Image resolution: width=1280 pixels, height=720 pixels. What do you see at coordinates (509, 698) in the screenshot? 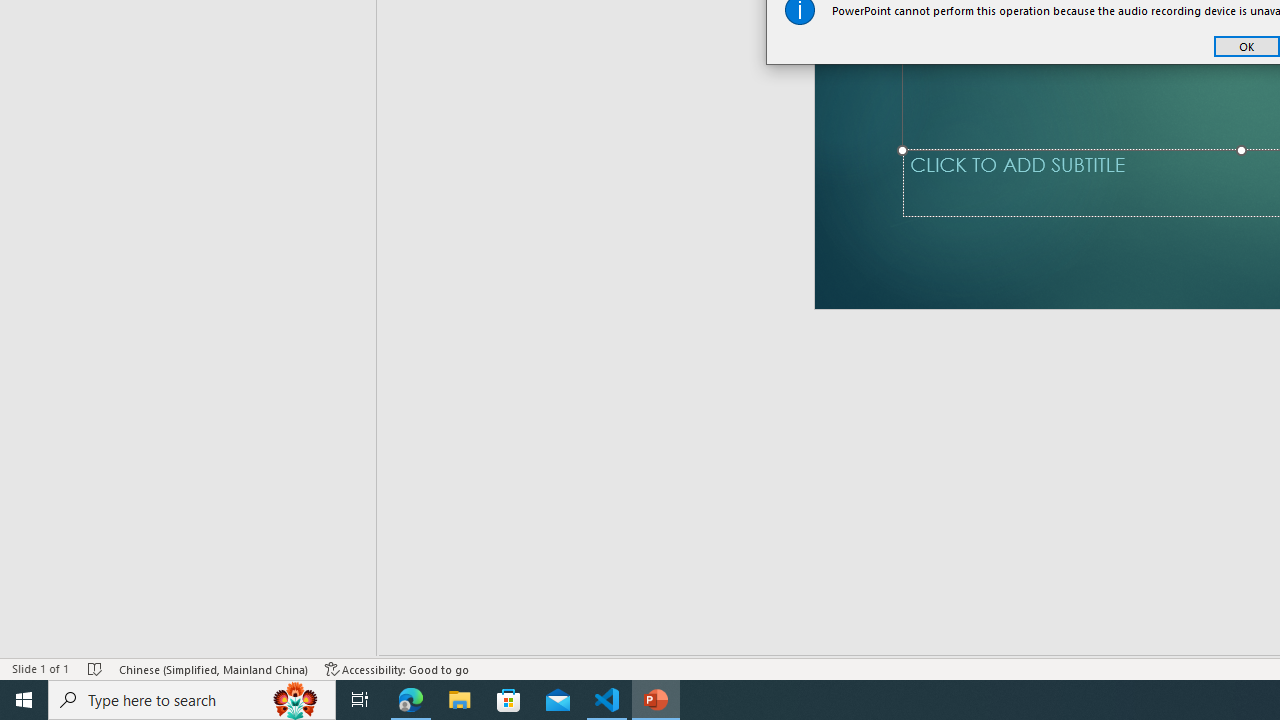
I see `'Microsoft Store'` at bounding box center [509, 698].